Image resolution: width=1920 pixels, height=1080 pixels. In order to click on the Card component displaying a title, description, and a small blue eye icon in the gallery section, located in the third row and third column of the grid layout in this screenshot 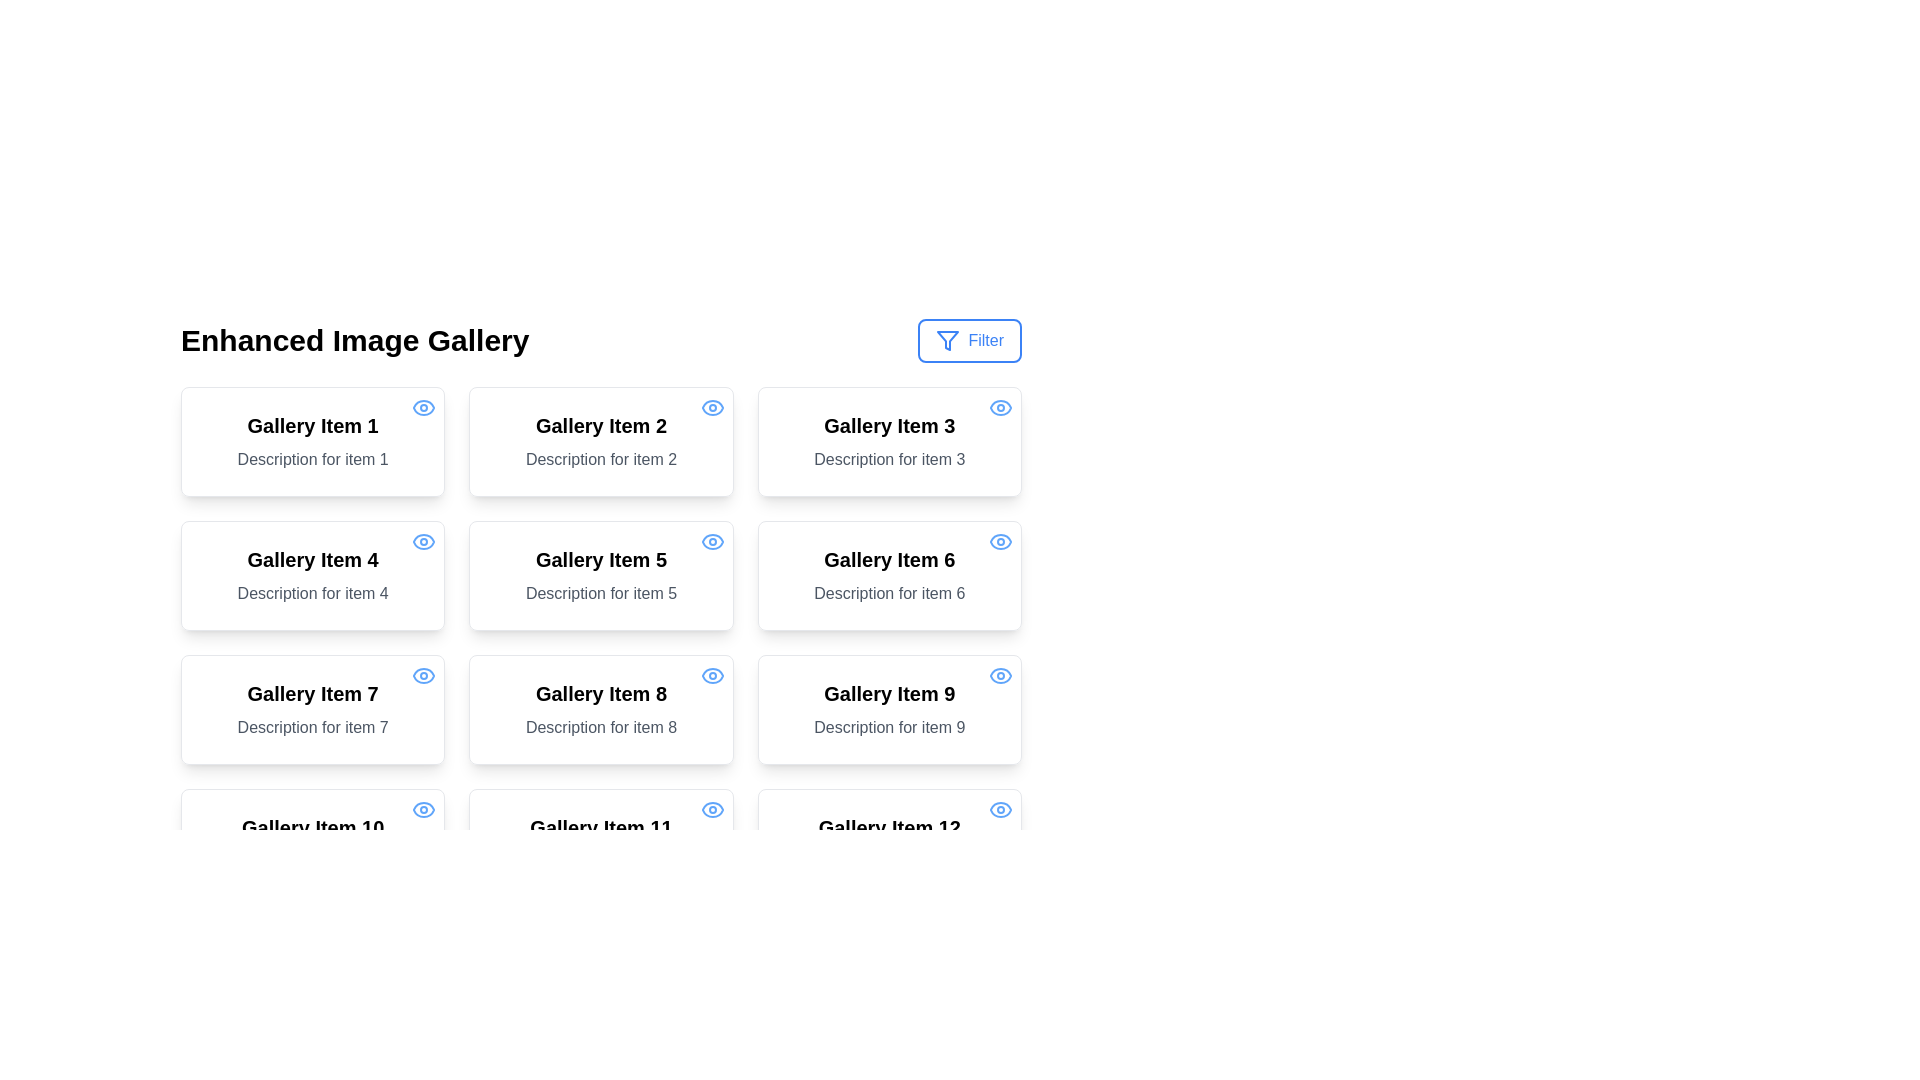, I will do `click(888, 708)`.